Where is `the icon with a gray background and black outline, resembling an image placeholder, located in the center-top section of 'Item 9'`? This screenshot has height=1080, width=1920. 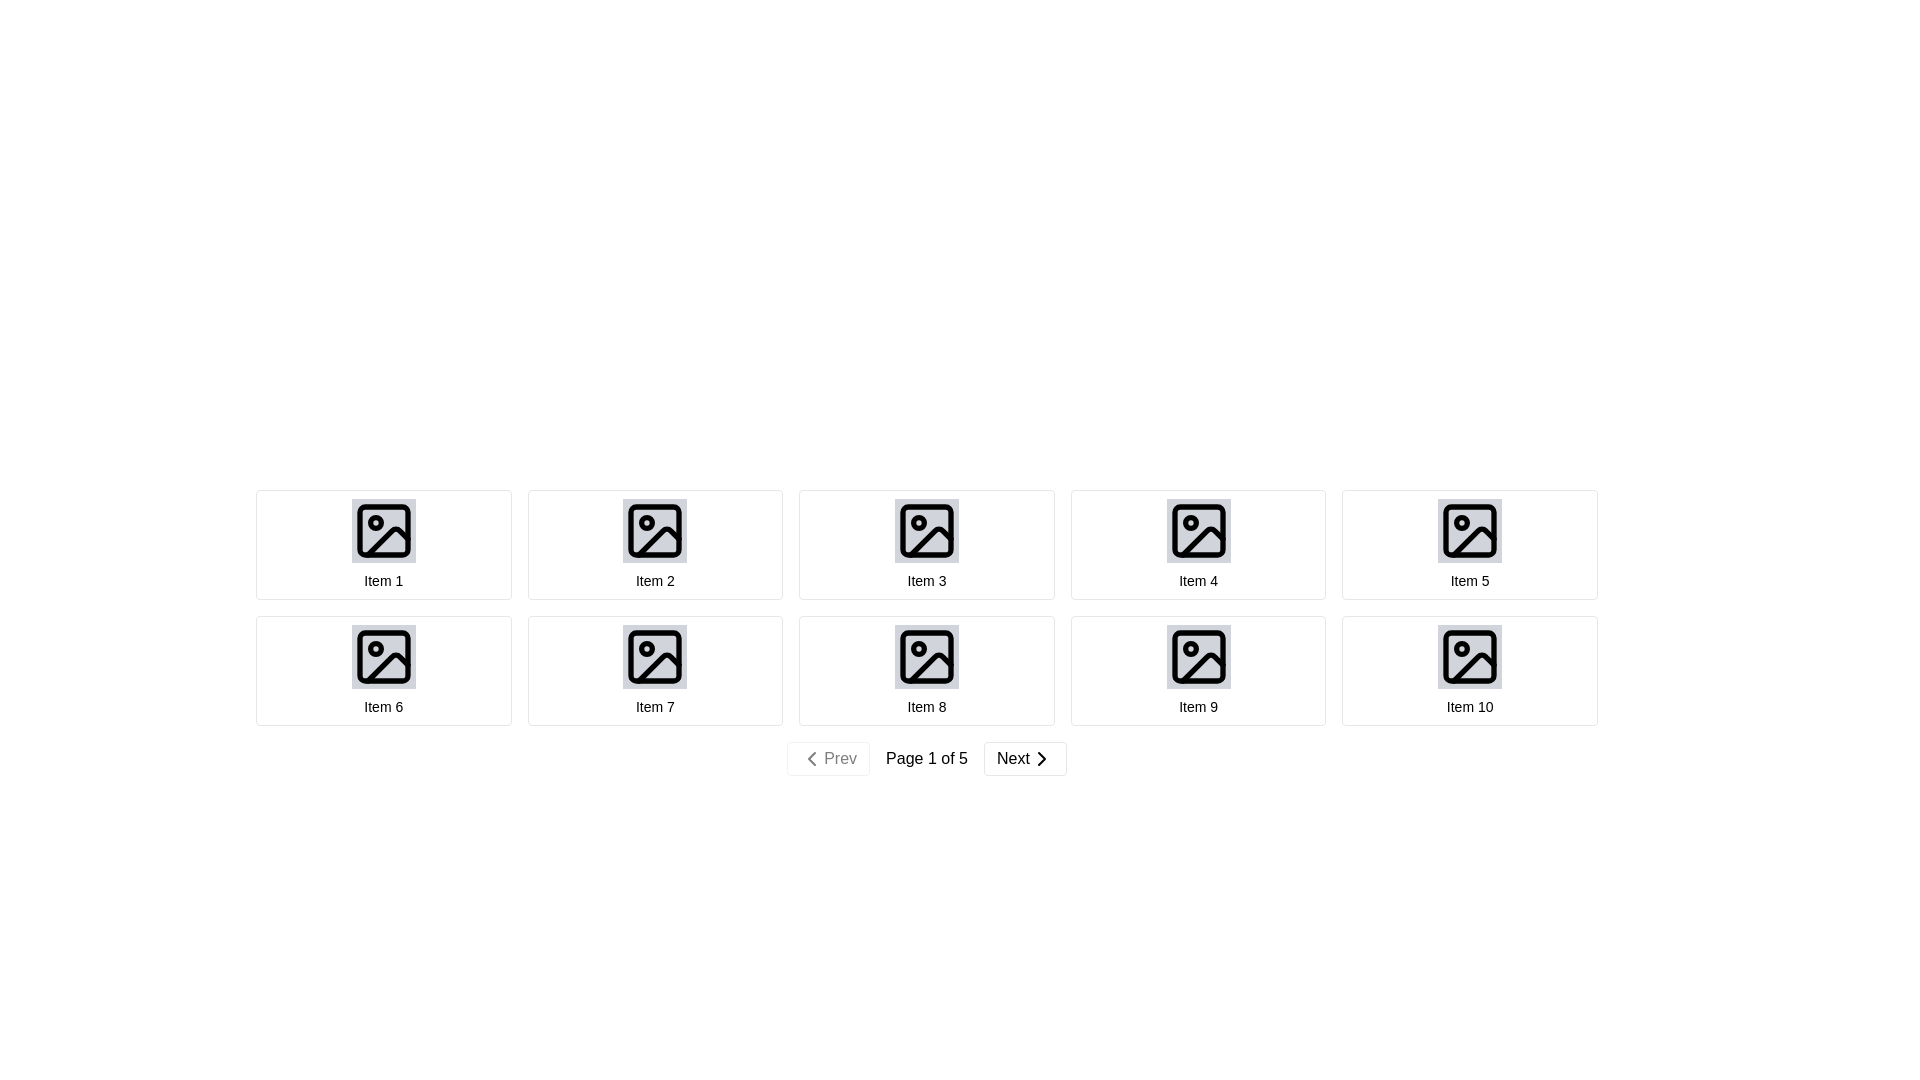
the icon with a gray background and black outline, resembling an image placeholder, located in the center-top section of 'Item 9' is located at coordinates (1198, 656).